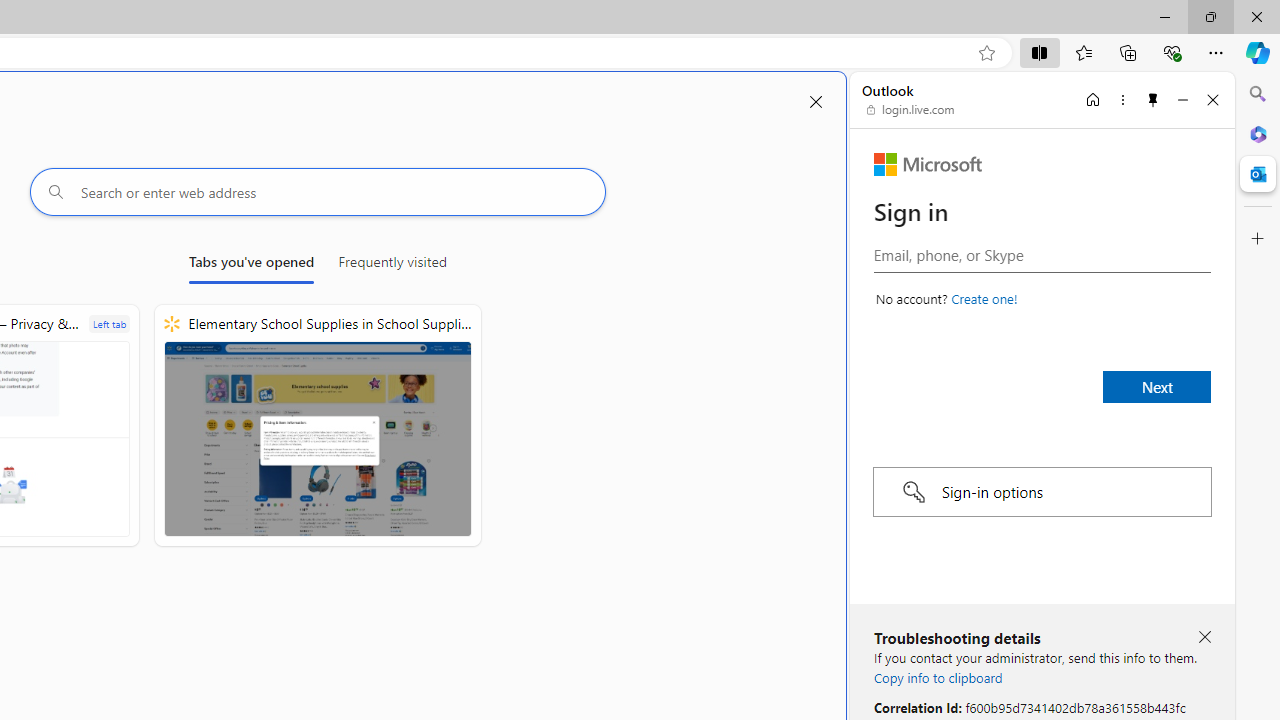 This screenshot has width=1280, height=720. What do you see at coordinates (1153, 99) in the screenshot?
I see `'Unpin side pane'` at bounding box center [1153, 99].